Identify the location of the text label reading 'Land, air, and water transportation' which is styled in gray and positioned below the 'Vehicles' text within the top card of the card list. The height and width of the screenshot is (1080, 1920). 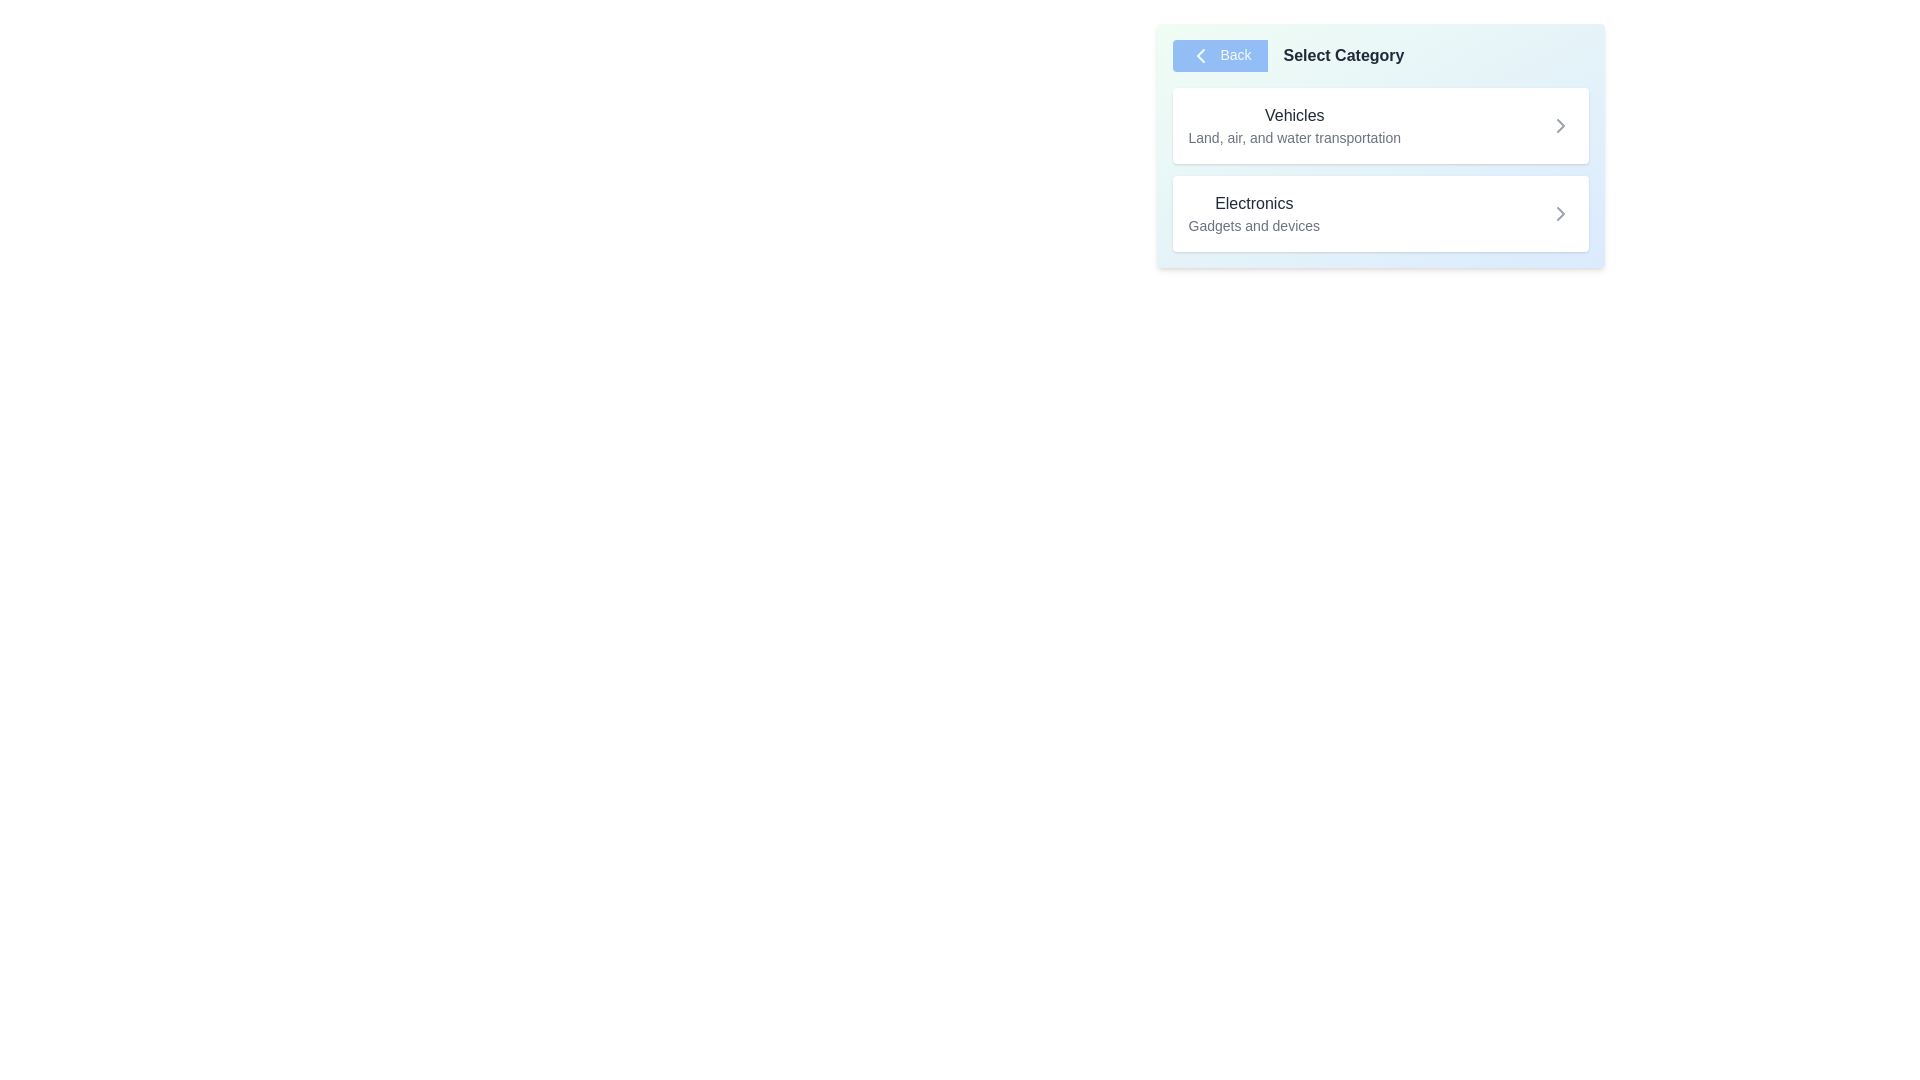
(1294, 137).